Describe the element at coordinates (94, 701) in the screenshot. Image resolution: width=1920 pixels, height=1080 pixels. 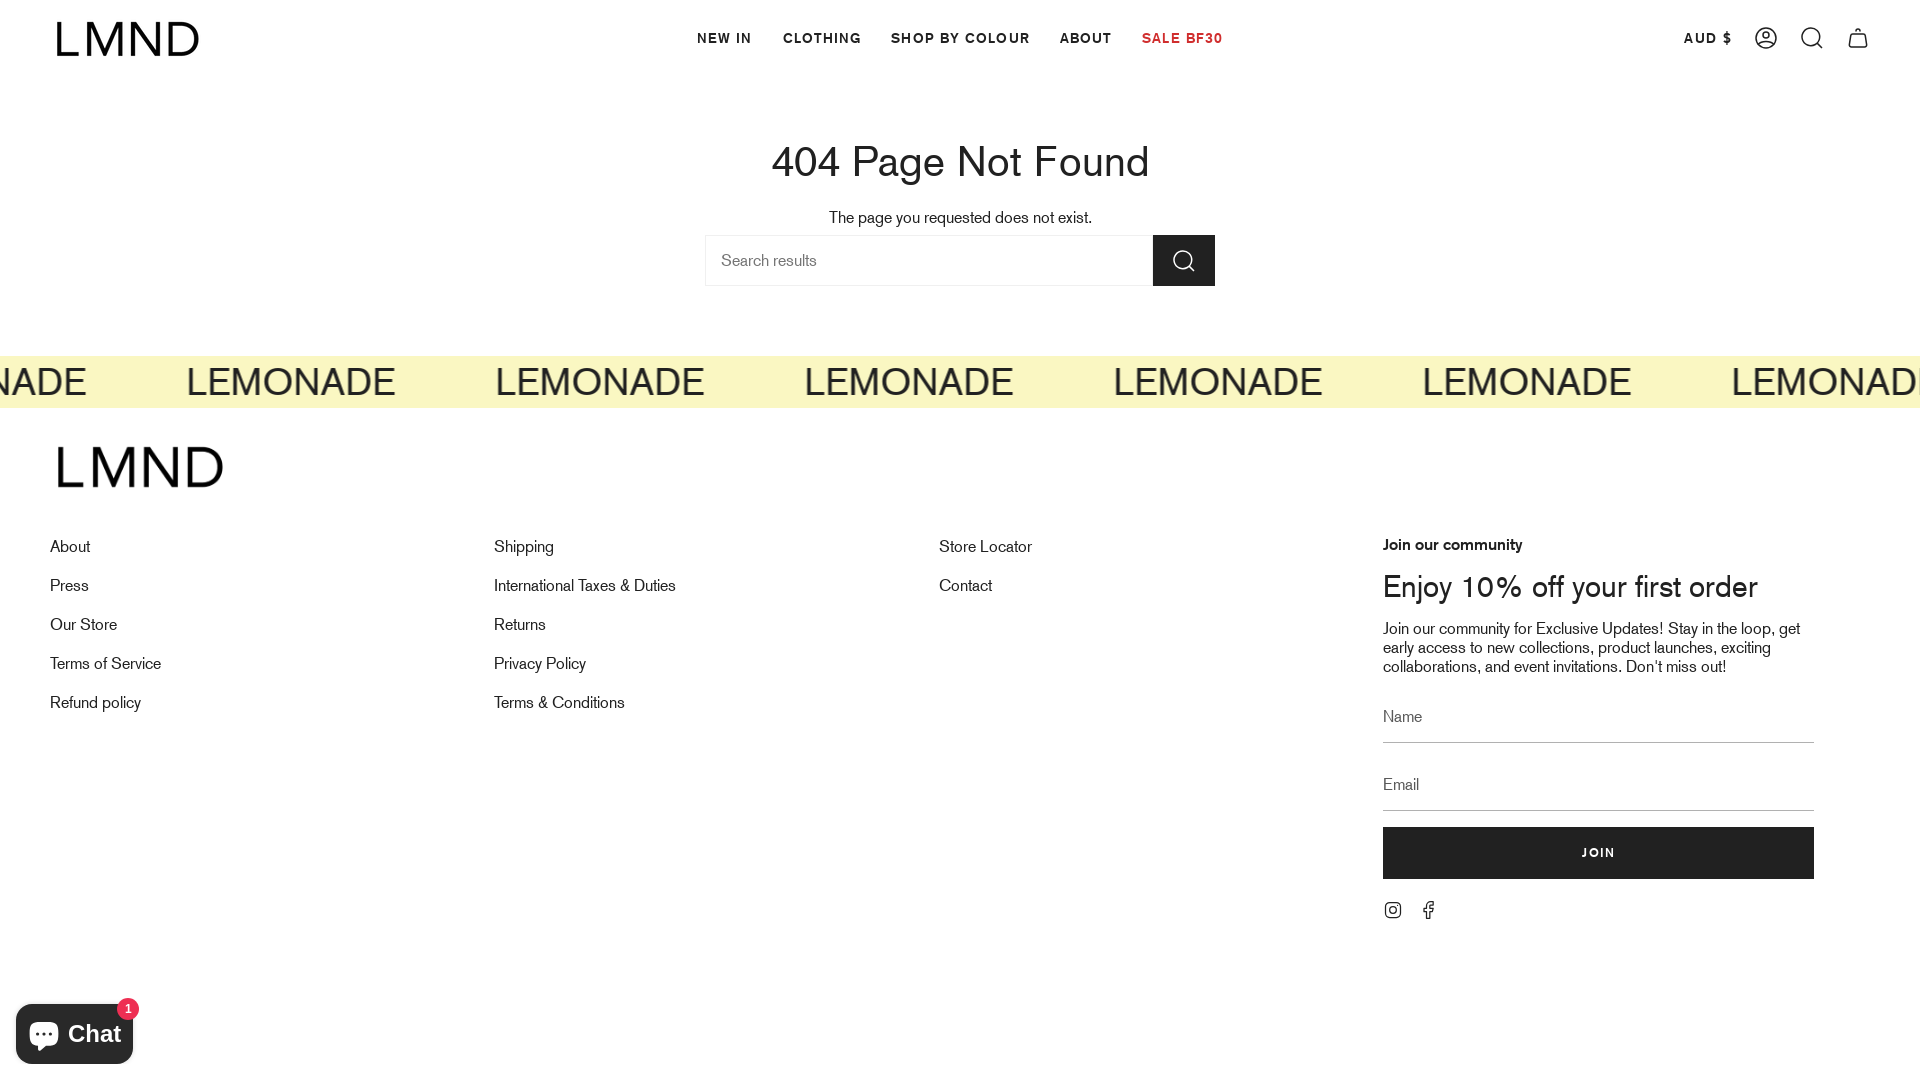
I see `'Refund policy'` at that location.